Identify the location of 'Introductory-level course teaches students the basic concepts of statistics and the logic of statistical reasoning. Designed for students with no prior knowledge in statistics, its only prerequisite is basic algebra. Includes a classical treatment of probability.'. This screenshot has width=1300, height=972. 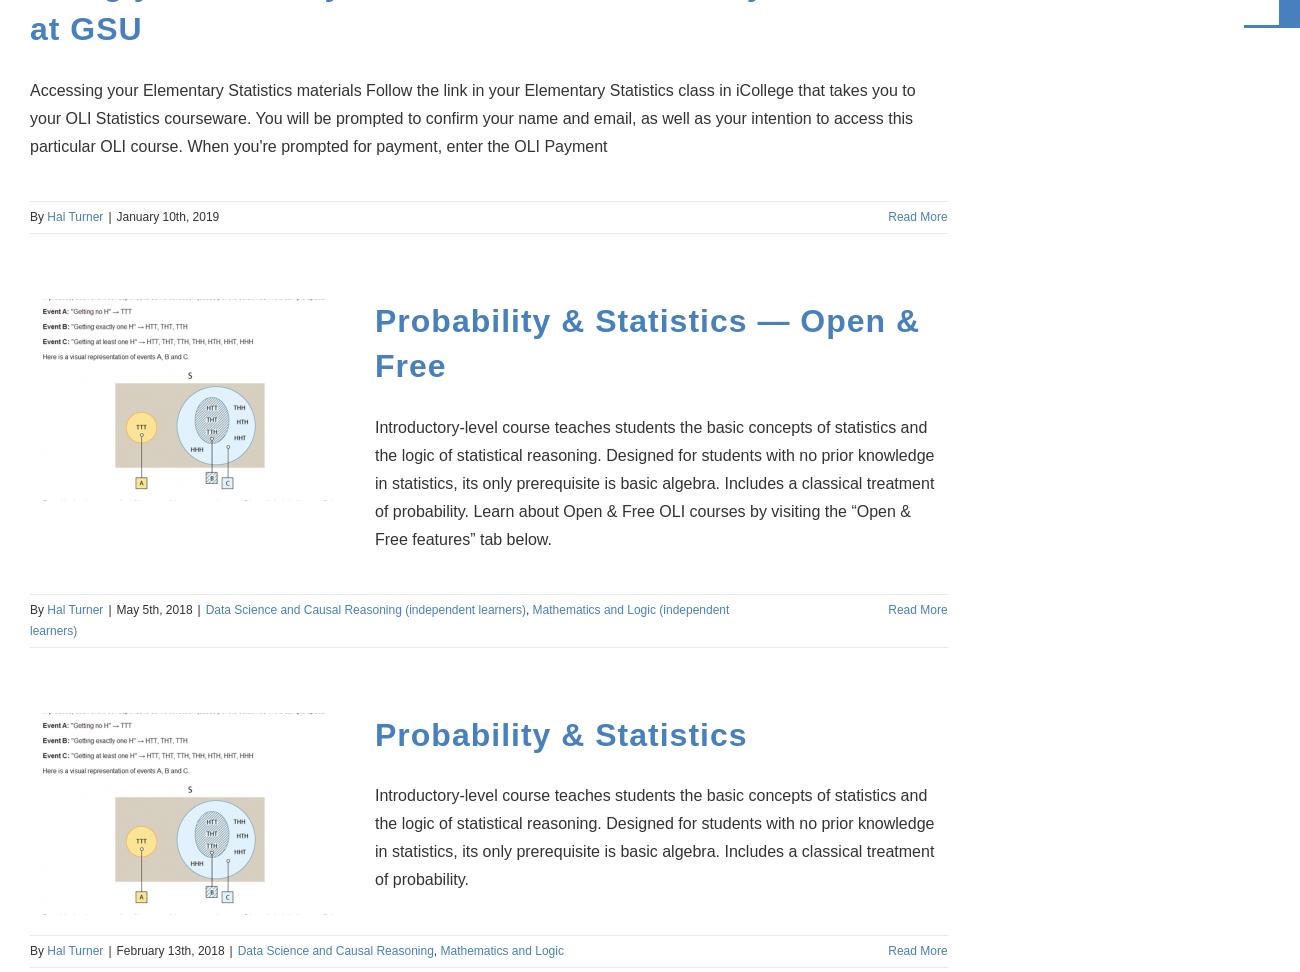
(374, 836).